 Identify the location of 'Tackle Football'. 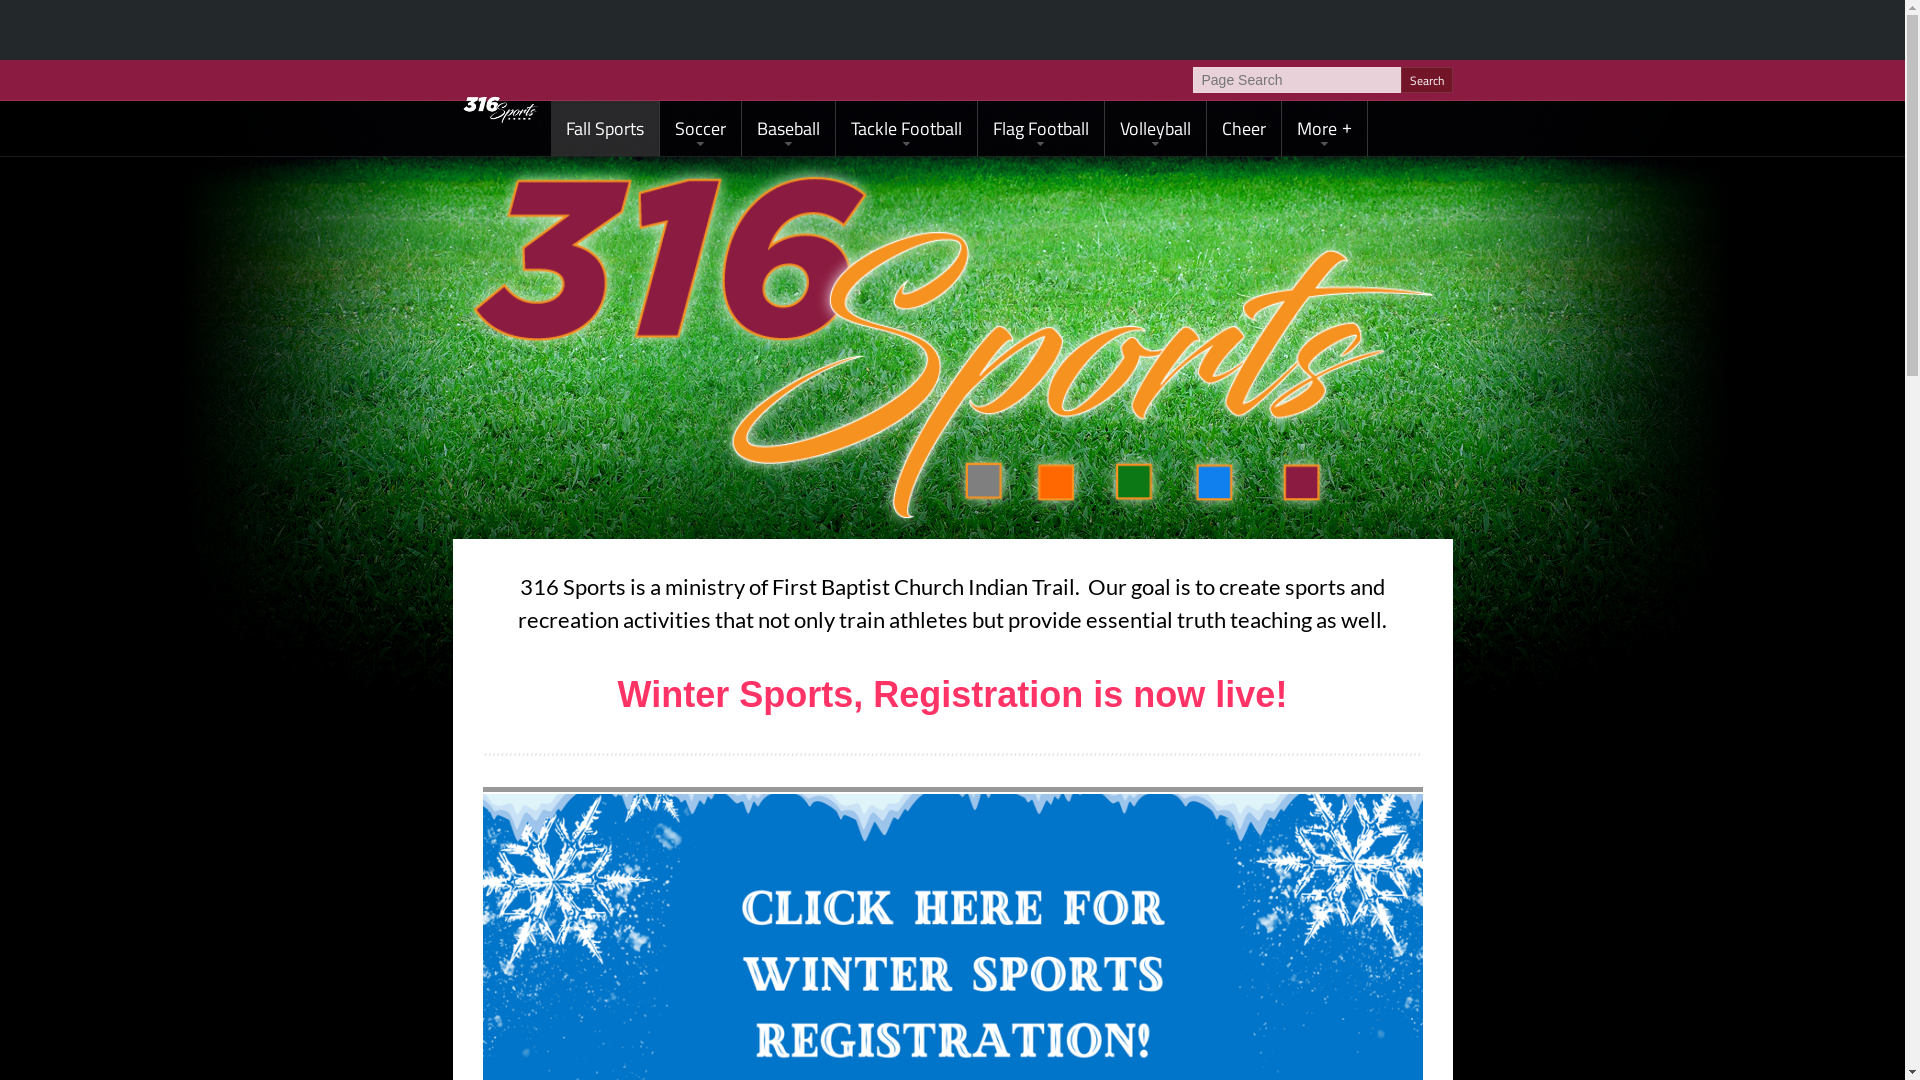
(835, 128).